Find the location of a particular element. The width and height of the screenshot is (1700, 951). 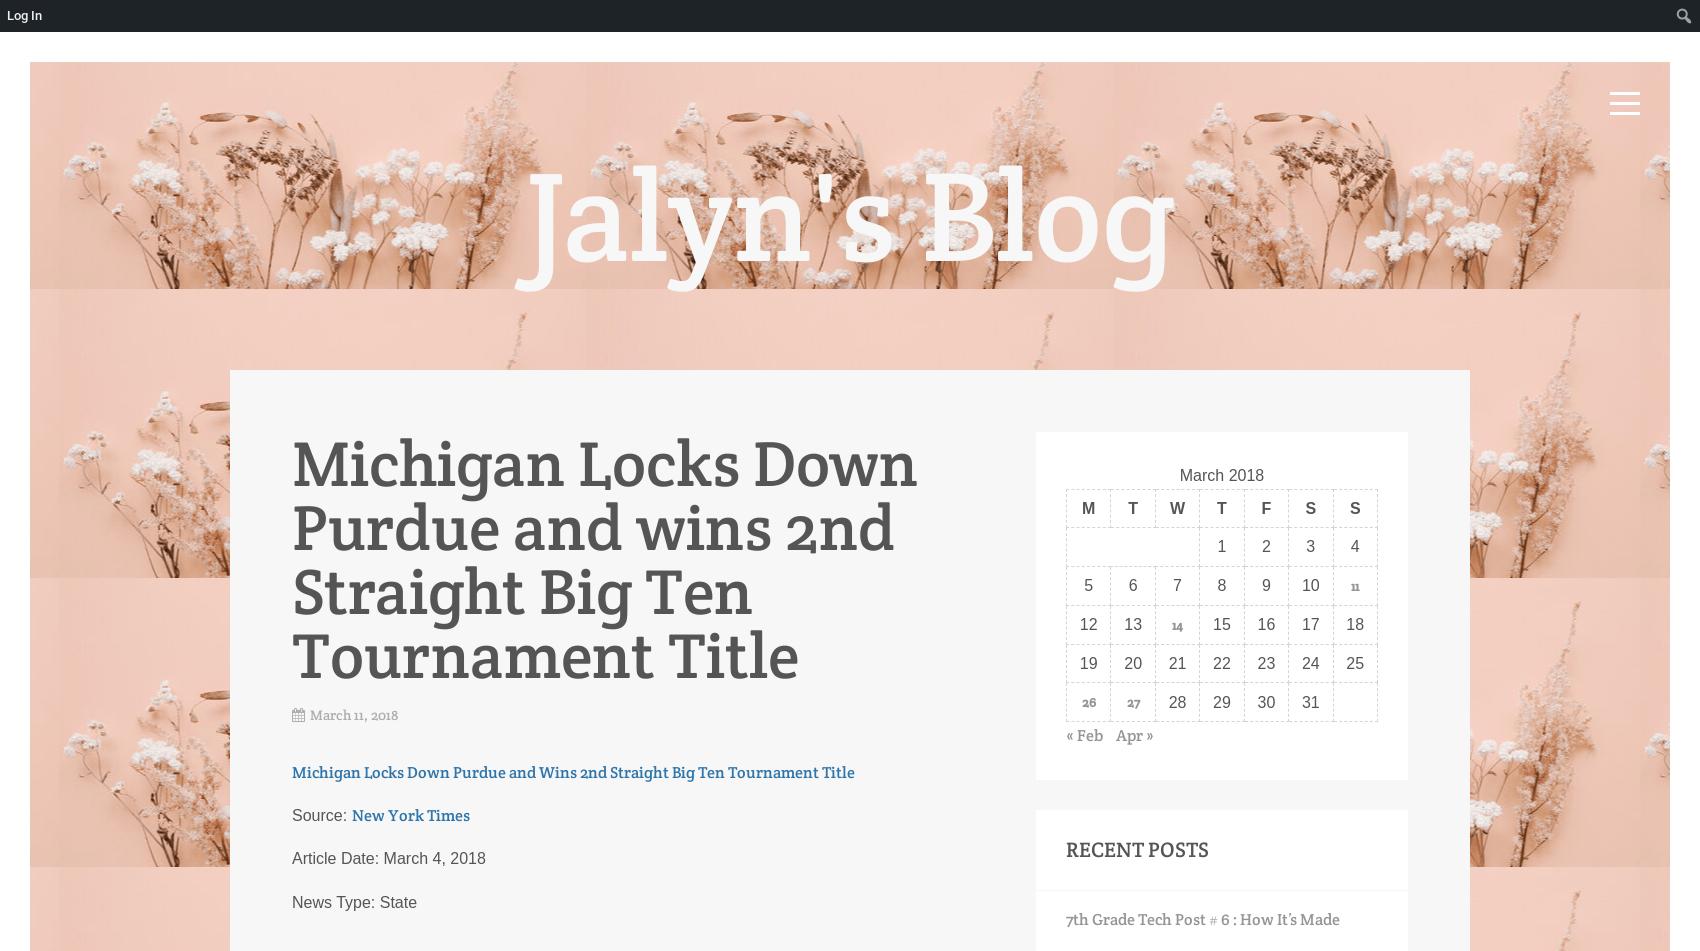

'20' is located at coordinates (1133, 661).